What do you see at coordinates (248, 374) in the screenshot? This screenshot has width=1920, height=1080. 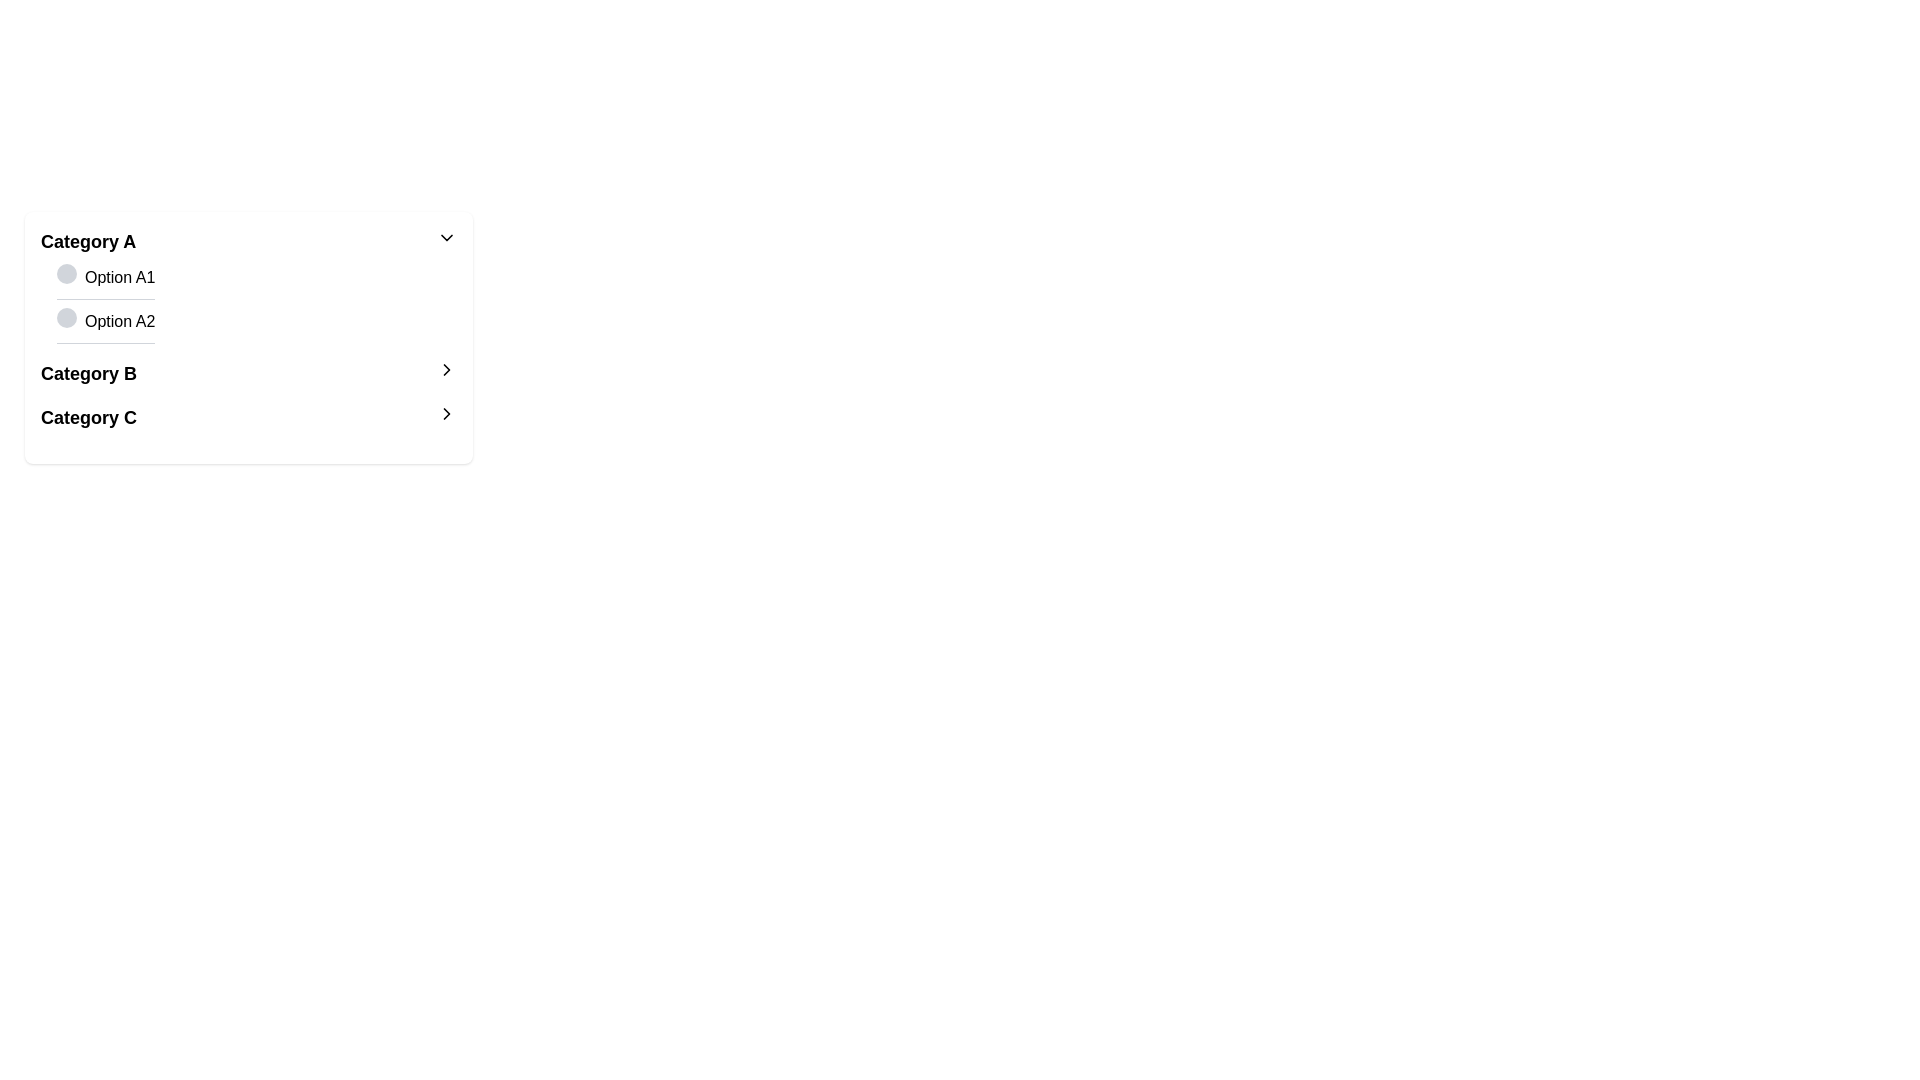 I see `the 'Category B' button, which is the second item in the vertically aligned menu` at bounding box center [248, 374].